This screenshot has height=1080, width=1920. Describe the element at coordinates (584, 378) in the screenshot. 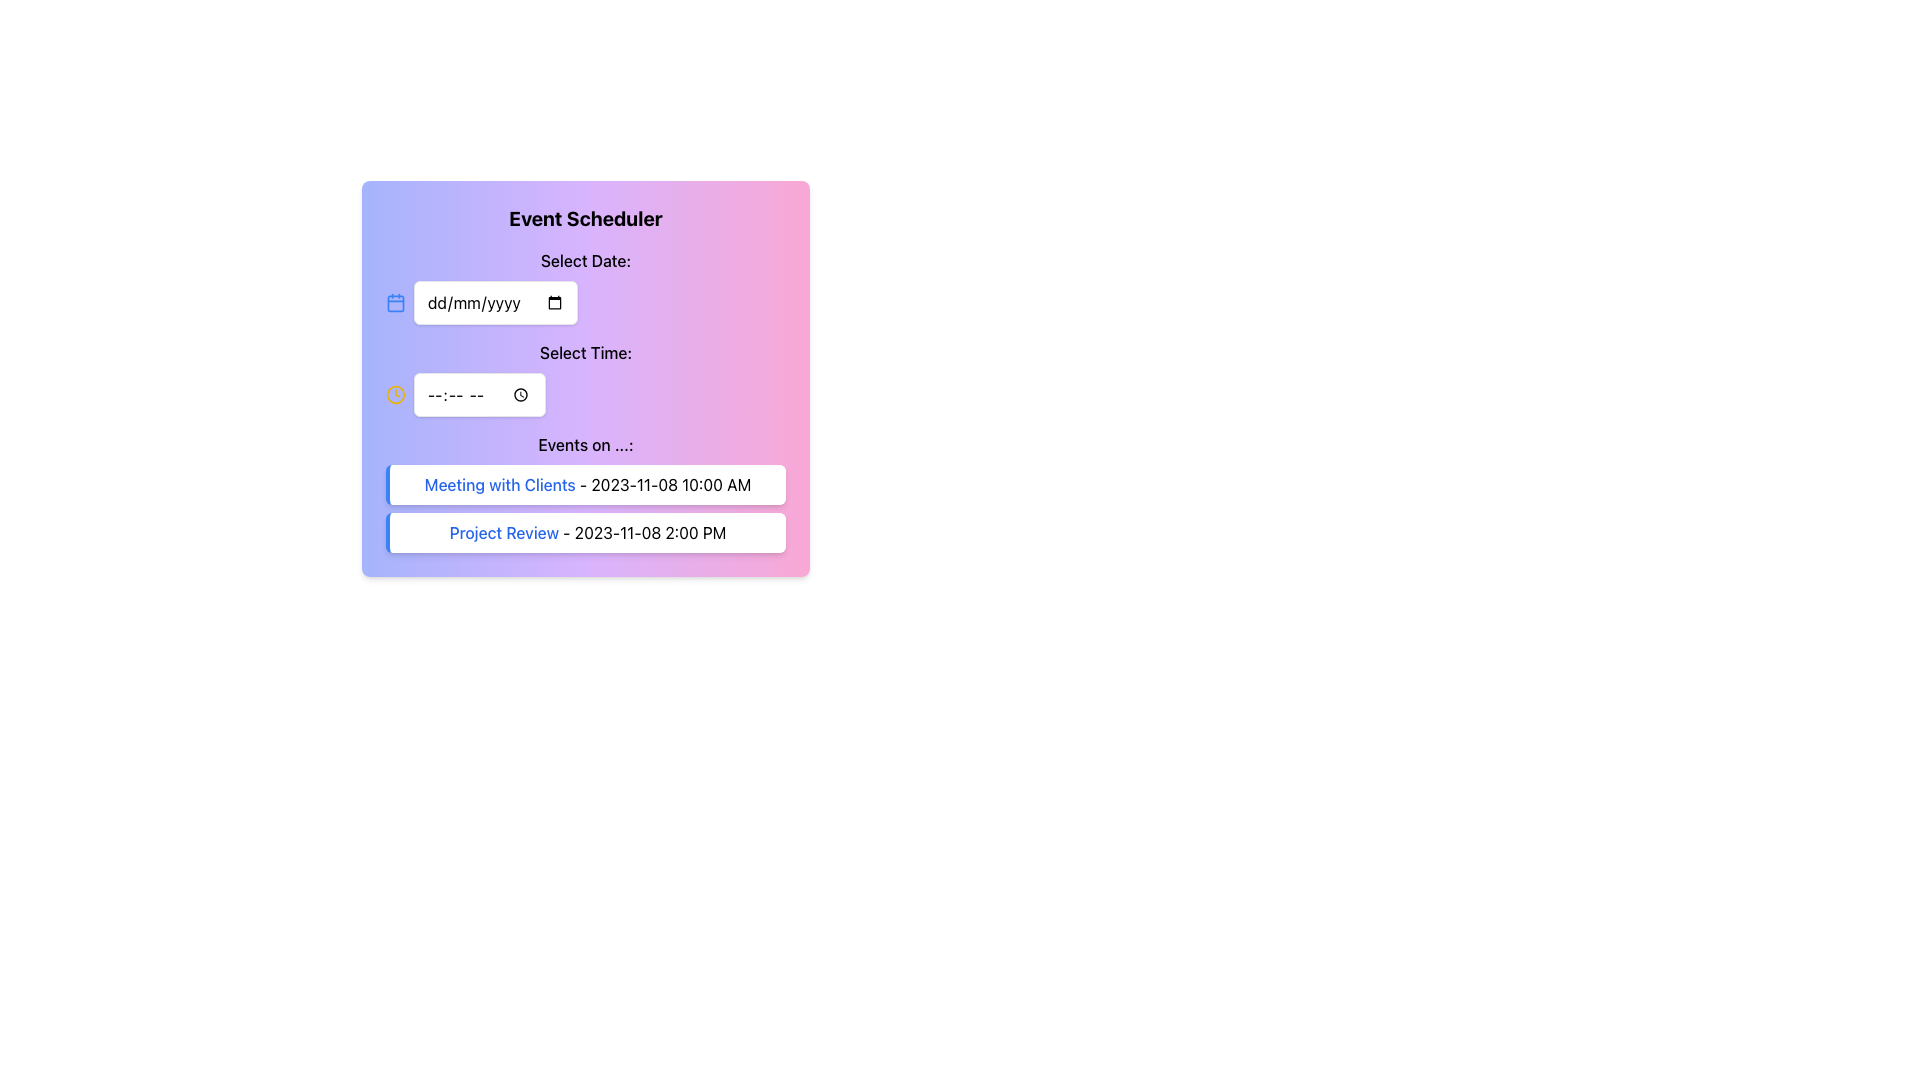

I see `the Time input field` at that location.